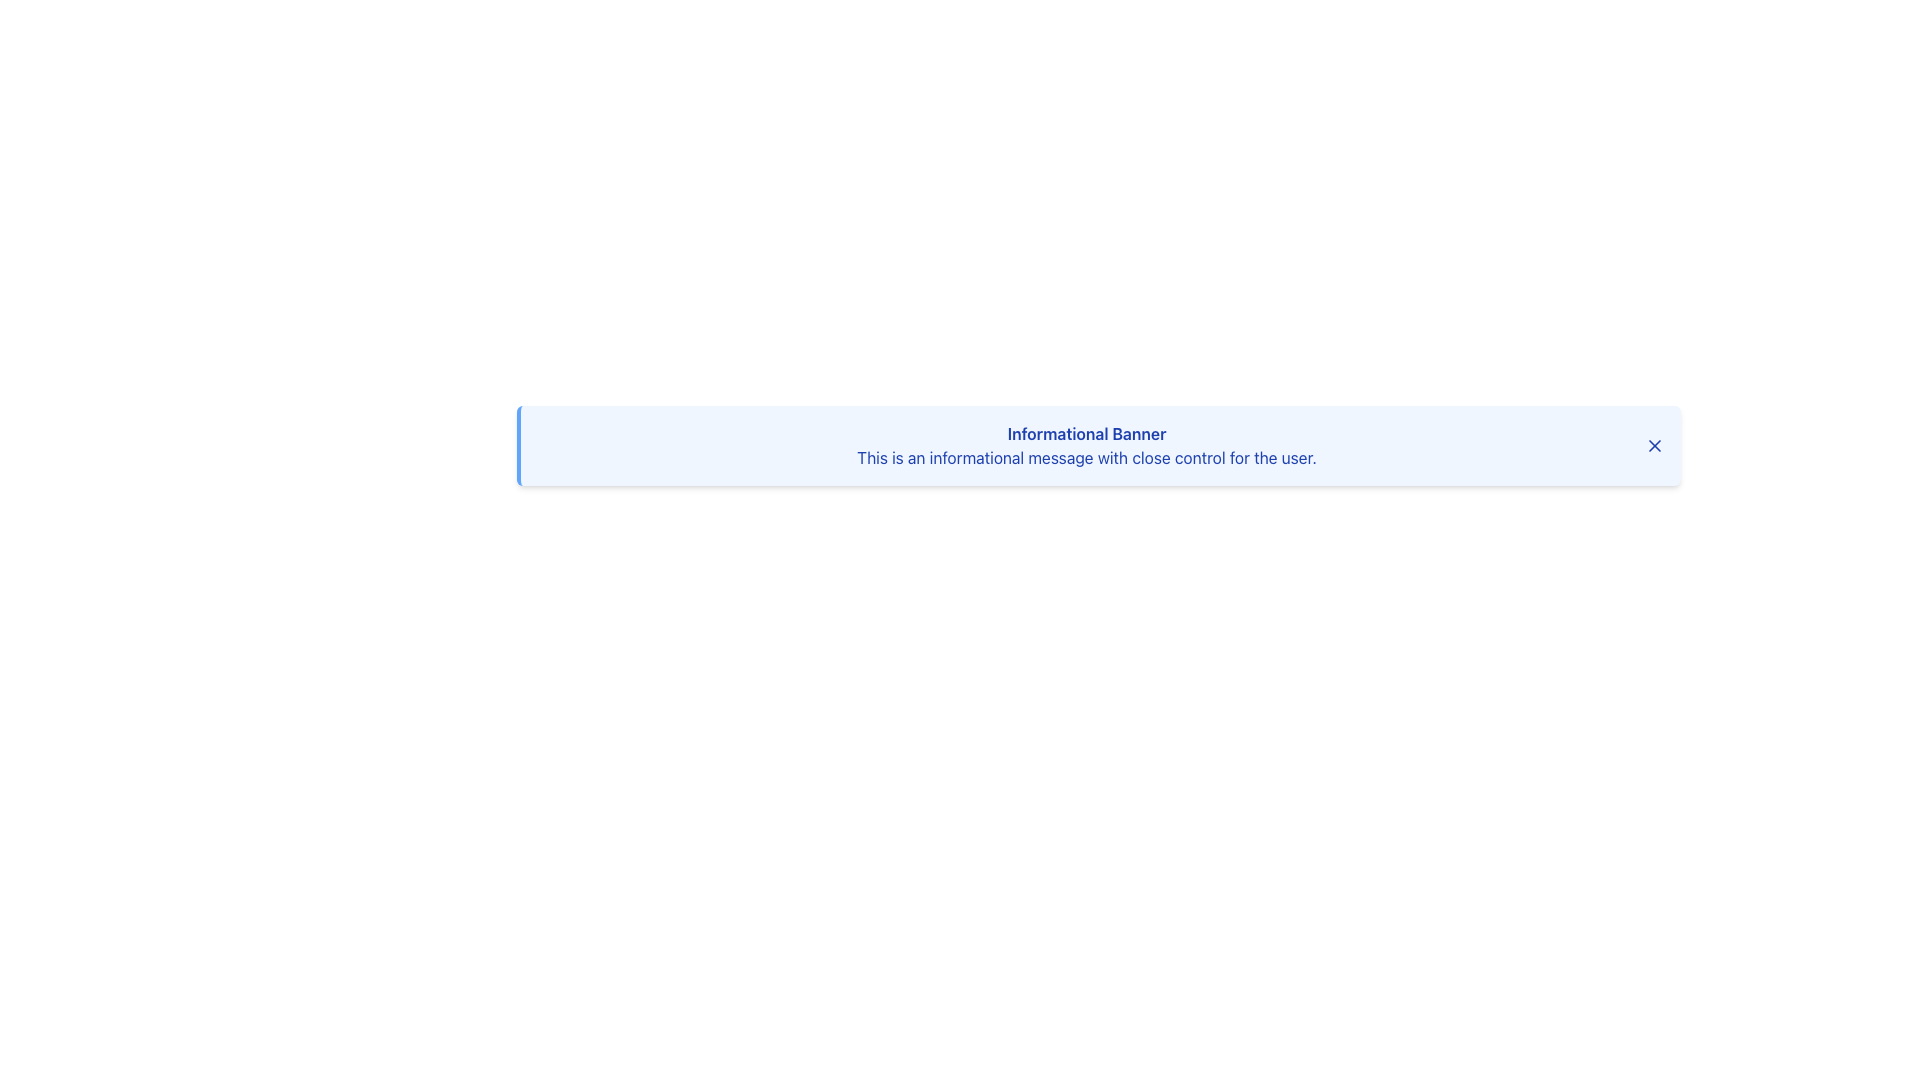  Describe the element at coordinates (1655, 445) in the screenshot. I see `the close button located at the far right of the informational banner` at that location.